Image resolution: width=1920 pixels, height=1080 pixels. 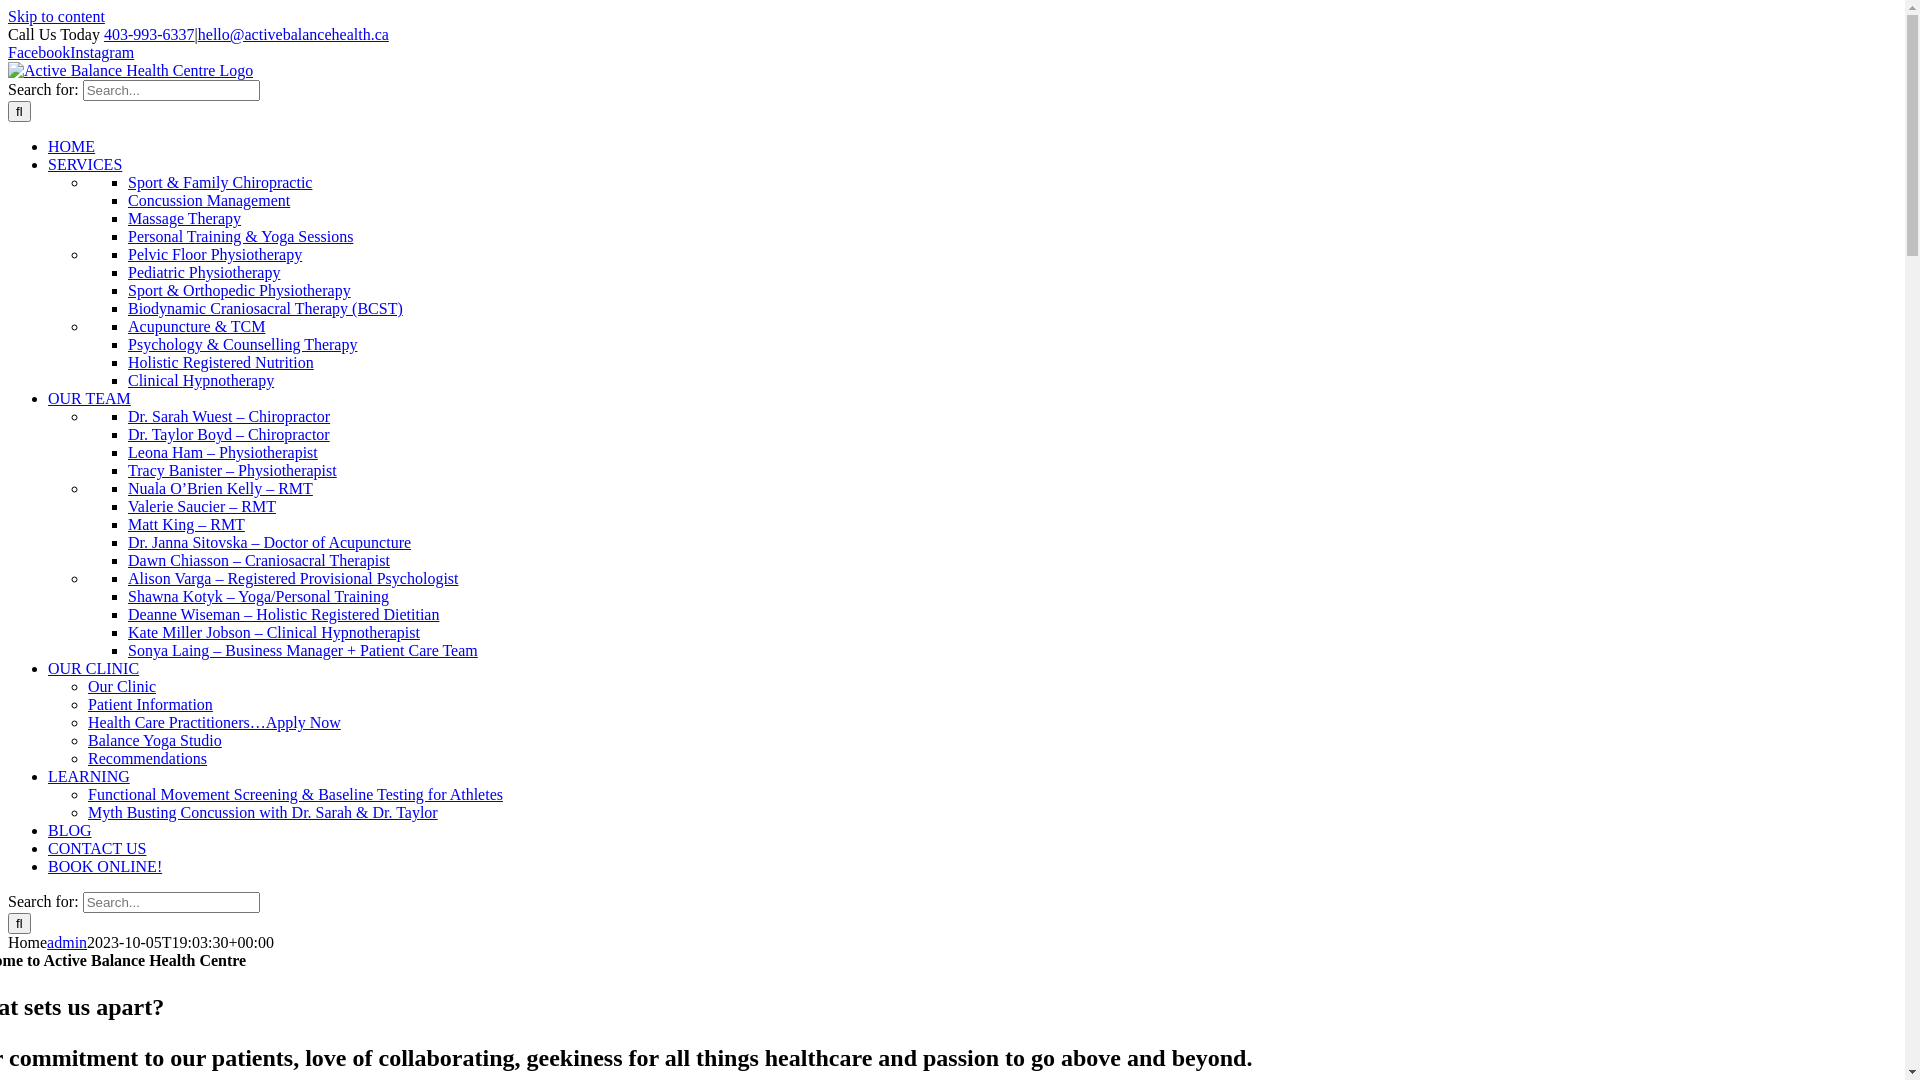 What do you see at coordinates (196, 325) in the screenshot?
I see `'Acupuncture & TCM'` at bounding box center [196, 325].